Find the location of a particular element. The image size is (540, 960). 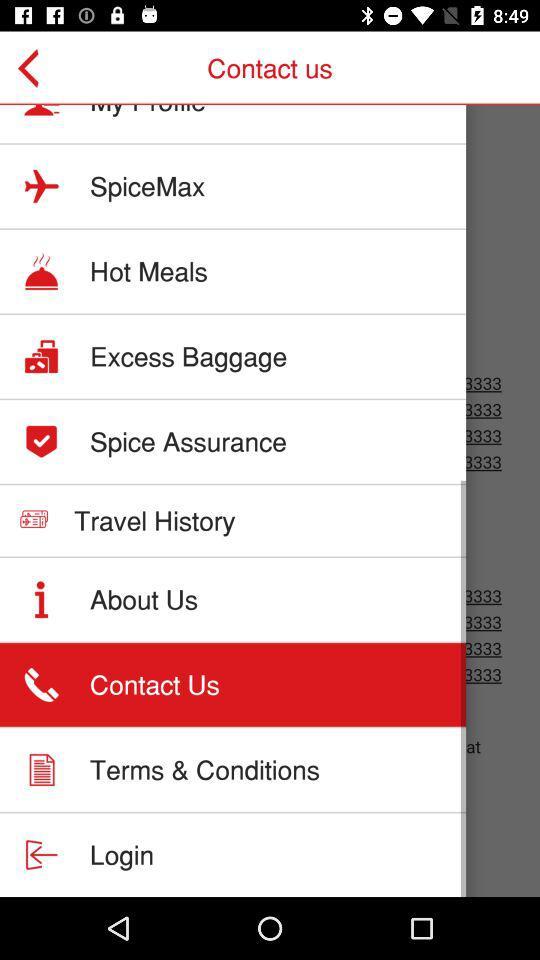

storage details is located at coordinates (270, 500).